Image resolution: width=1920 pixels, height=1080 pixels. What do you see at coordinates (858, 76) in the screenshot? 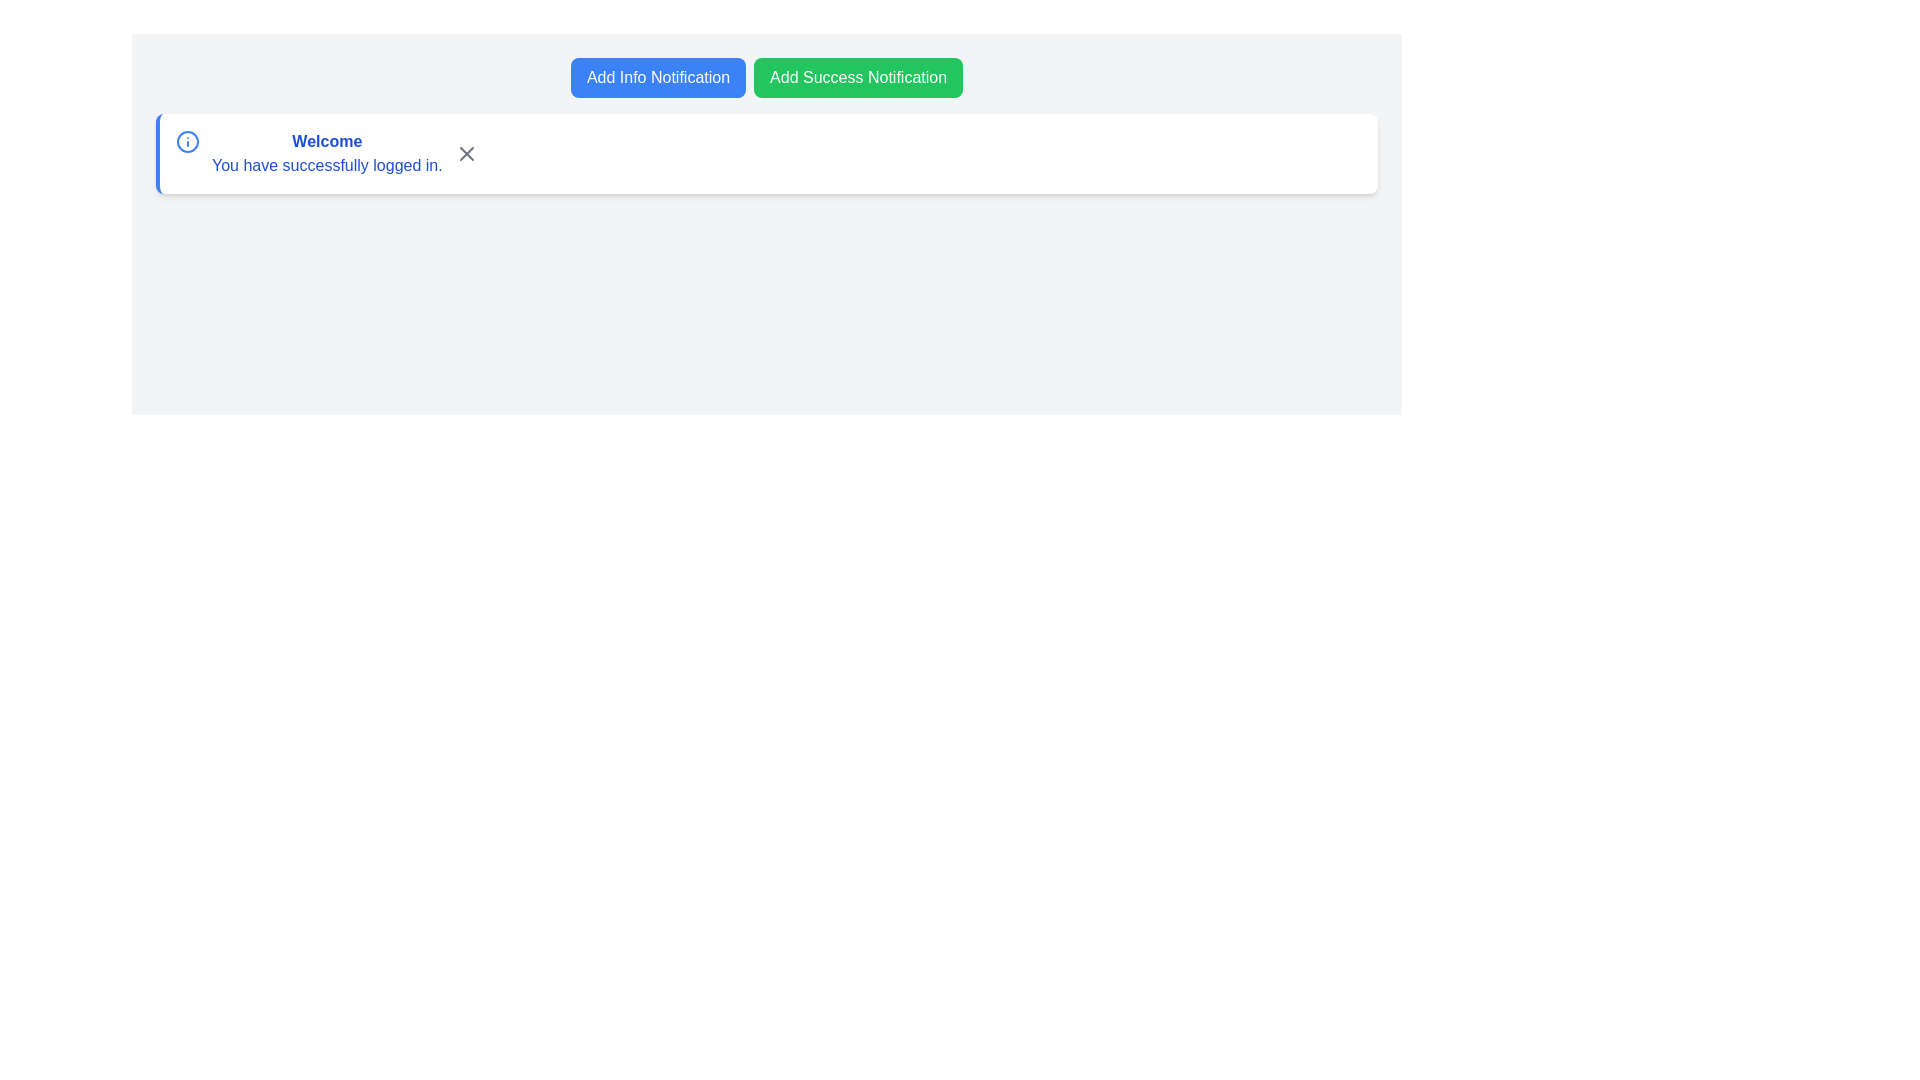
I see `the 'Success Notification' button` at bounding box center [858, 76].